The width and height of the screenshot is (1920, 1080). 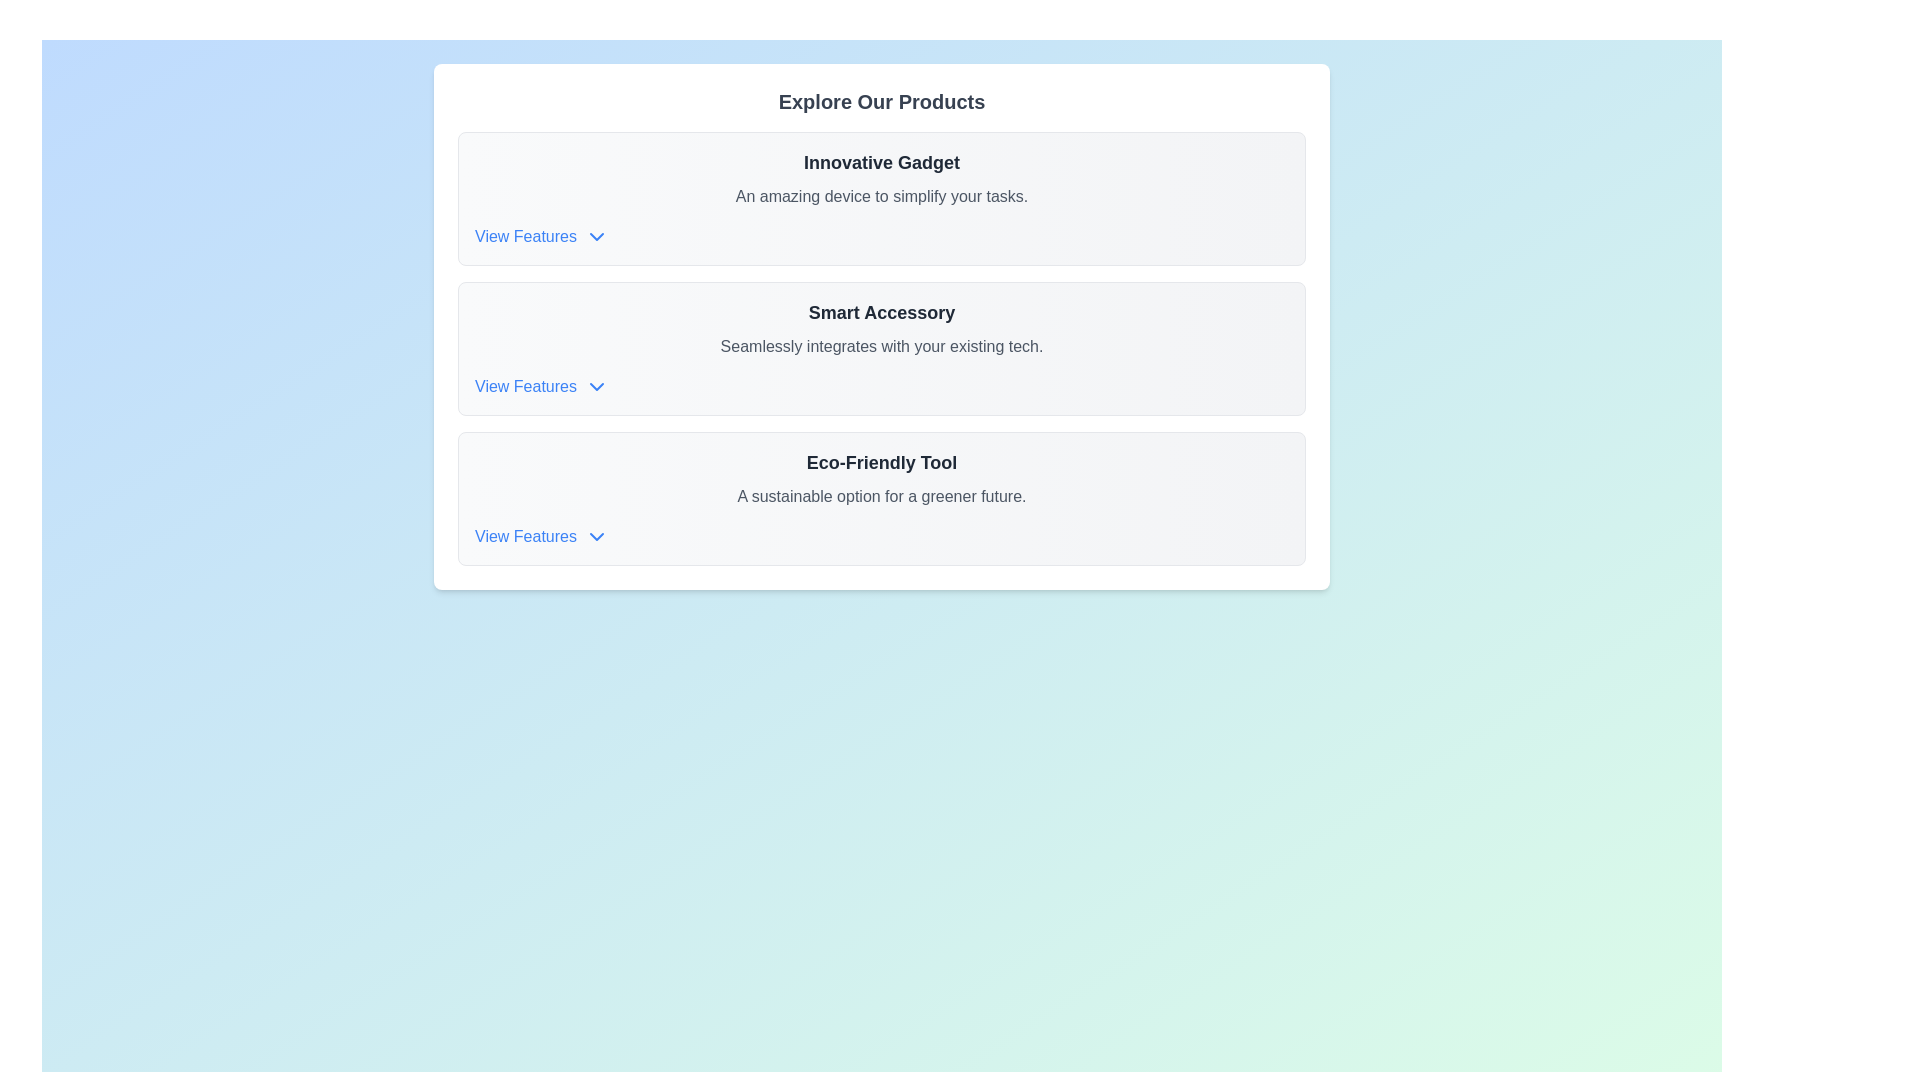 What do you see at coordinates (881, 101) in the screenshot?
I see `the headline text element displaying 'Explore Our Products', which is located at the top of a white, rounded rectangle card` at bounding box center [881, 101].